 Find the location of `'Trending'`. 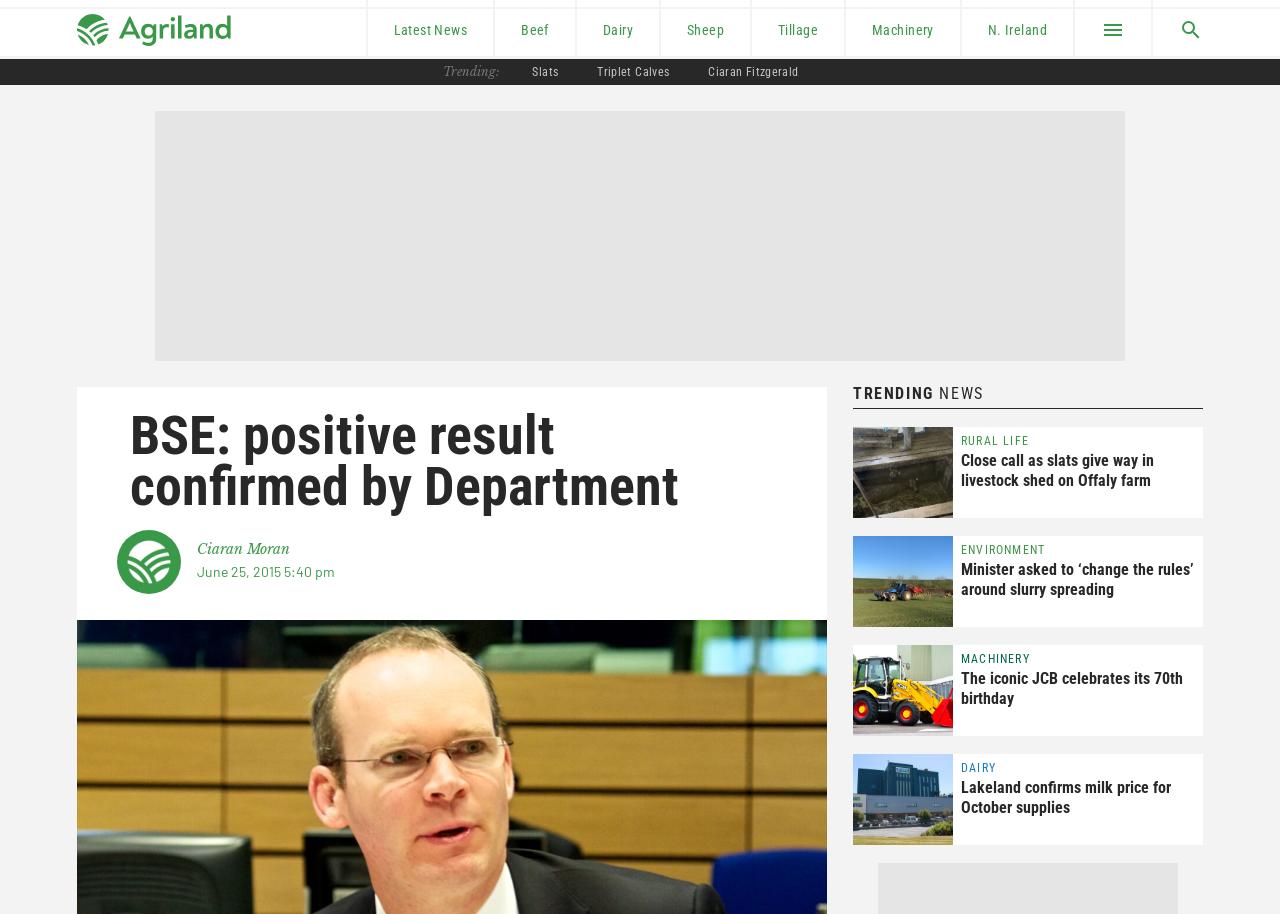

'Trending' is located at coordinates (892, 393).